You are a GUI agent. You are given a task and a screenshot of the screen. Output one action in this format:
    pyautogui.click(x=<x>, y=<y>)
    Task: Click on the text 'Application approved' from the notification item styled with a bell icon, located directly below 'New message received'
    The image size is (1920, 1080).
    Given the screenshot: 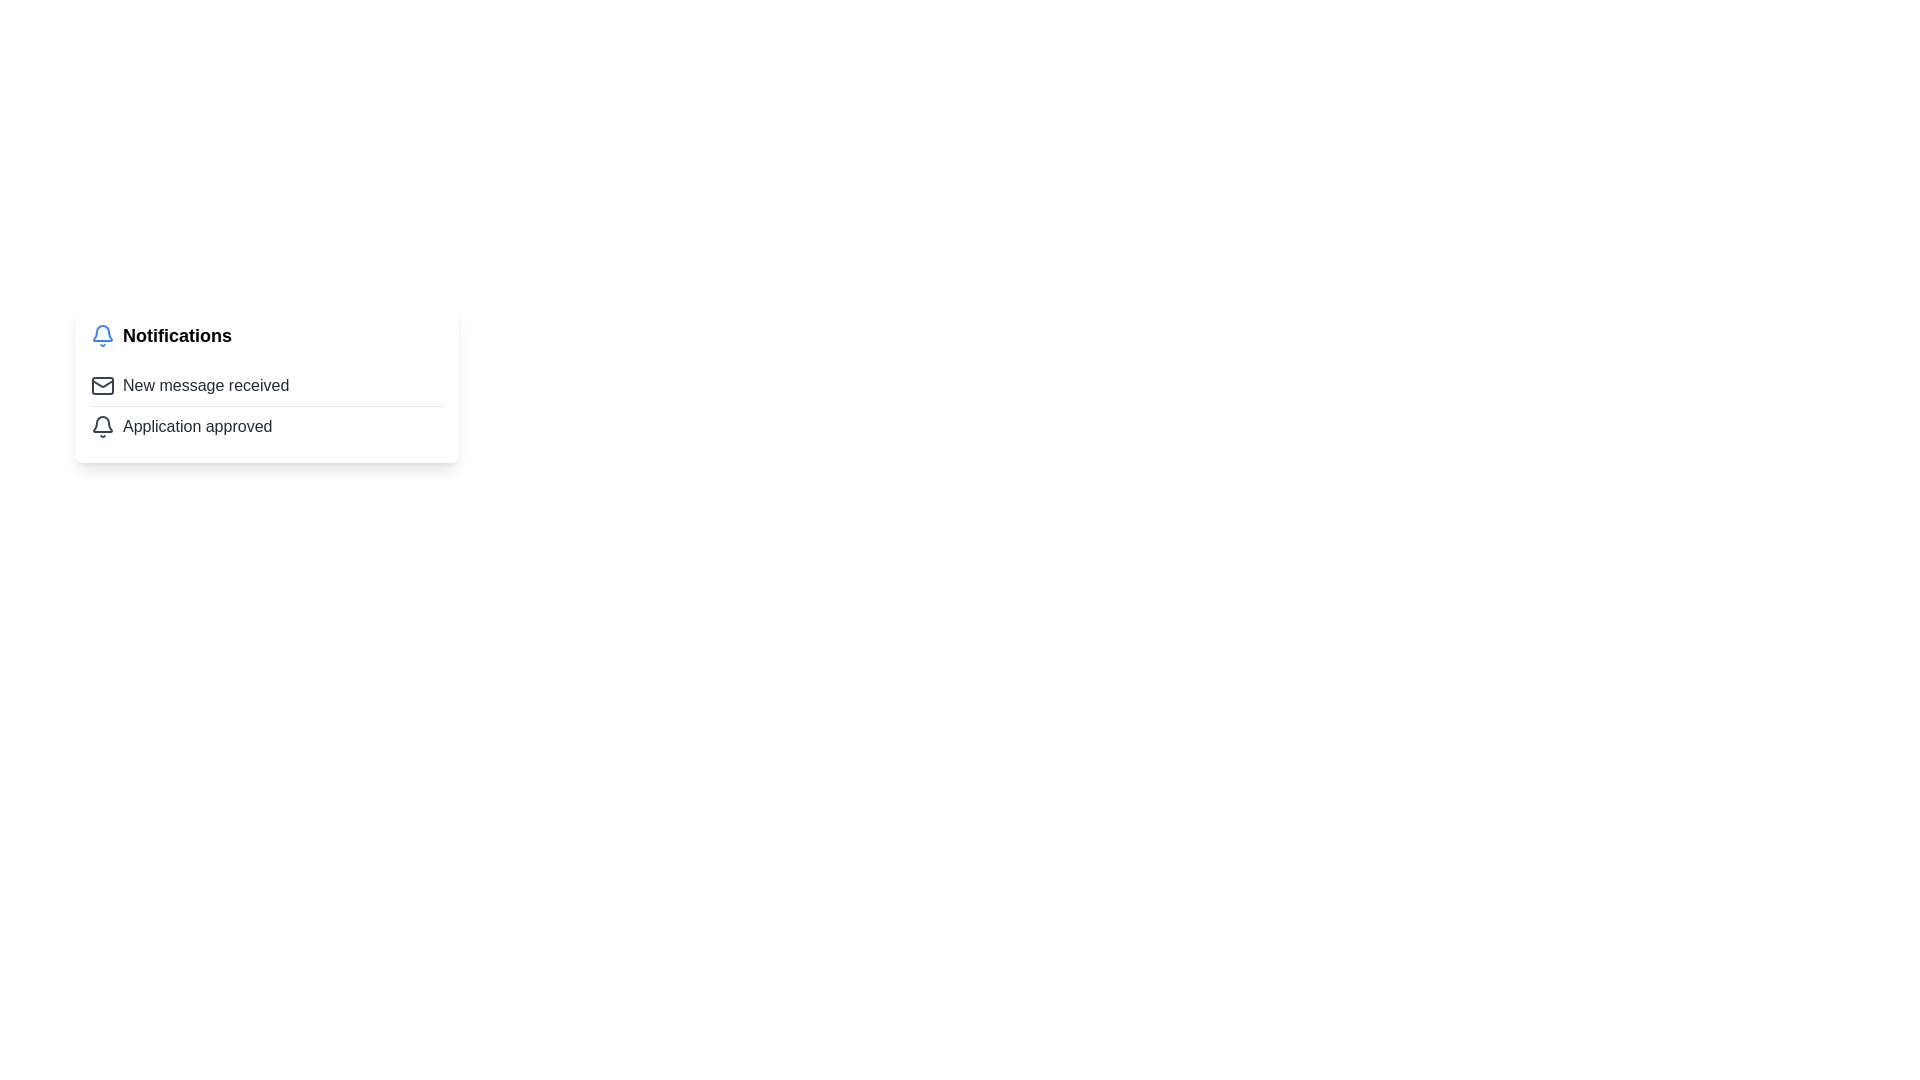 What is the action you would take?
    pyautogui.click(x=266, y=426)
    